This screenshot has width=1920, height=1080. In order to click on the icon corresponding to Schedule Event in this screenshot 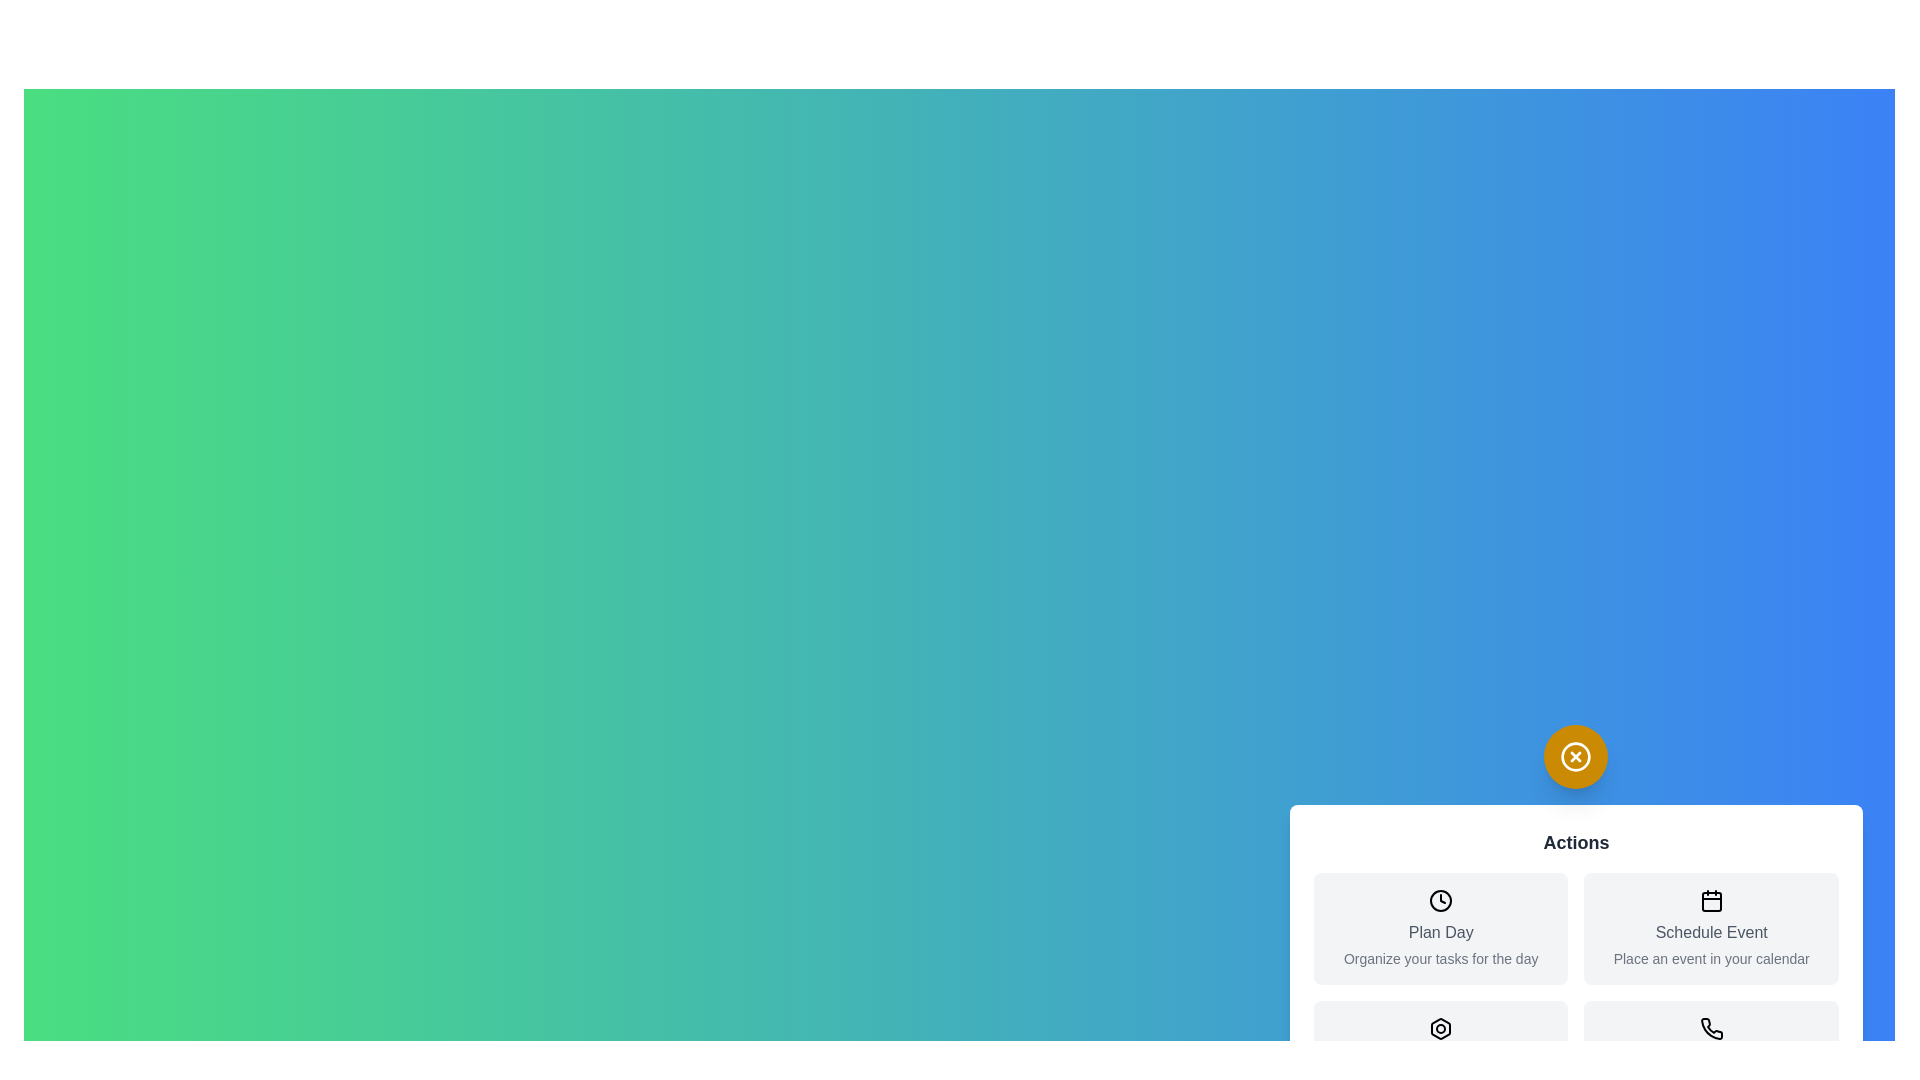, I will do `click(1709, 901)`.